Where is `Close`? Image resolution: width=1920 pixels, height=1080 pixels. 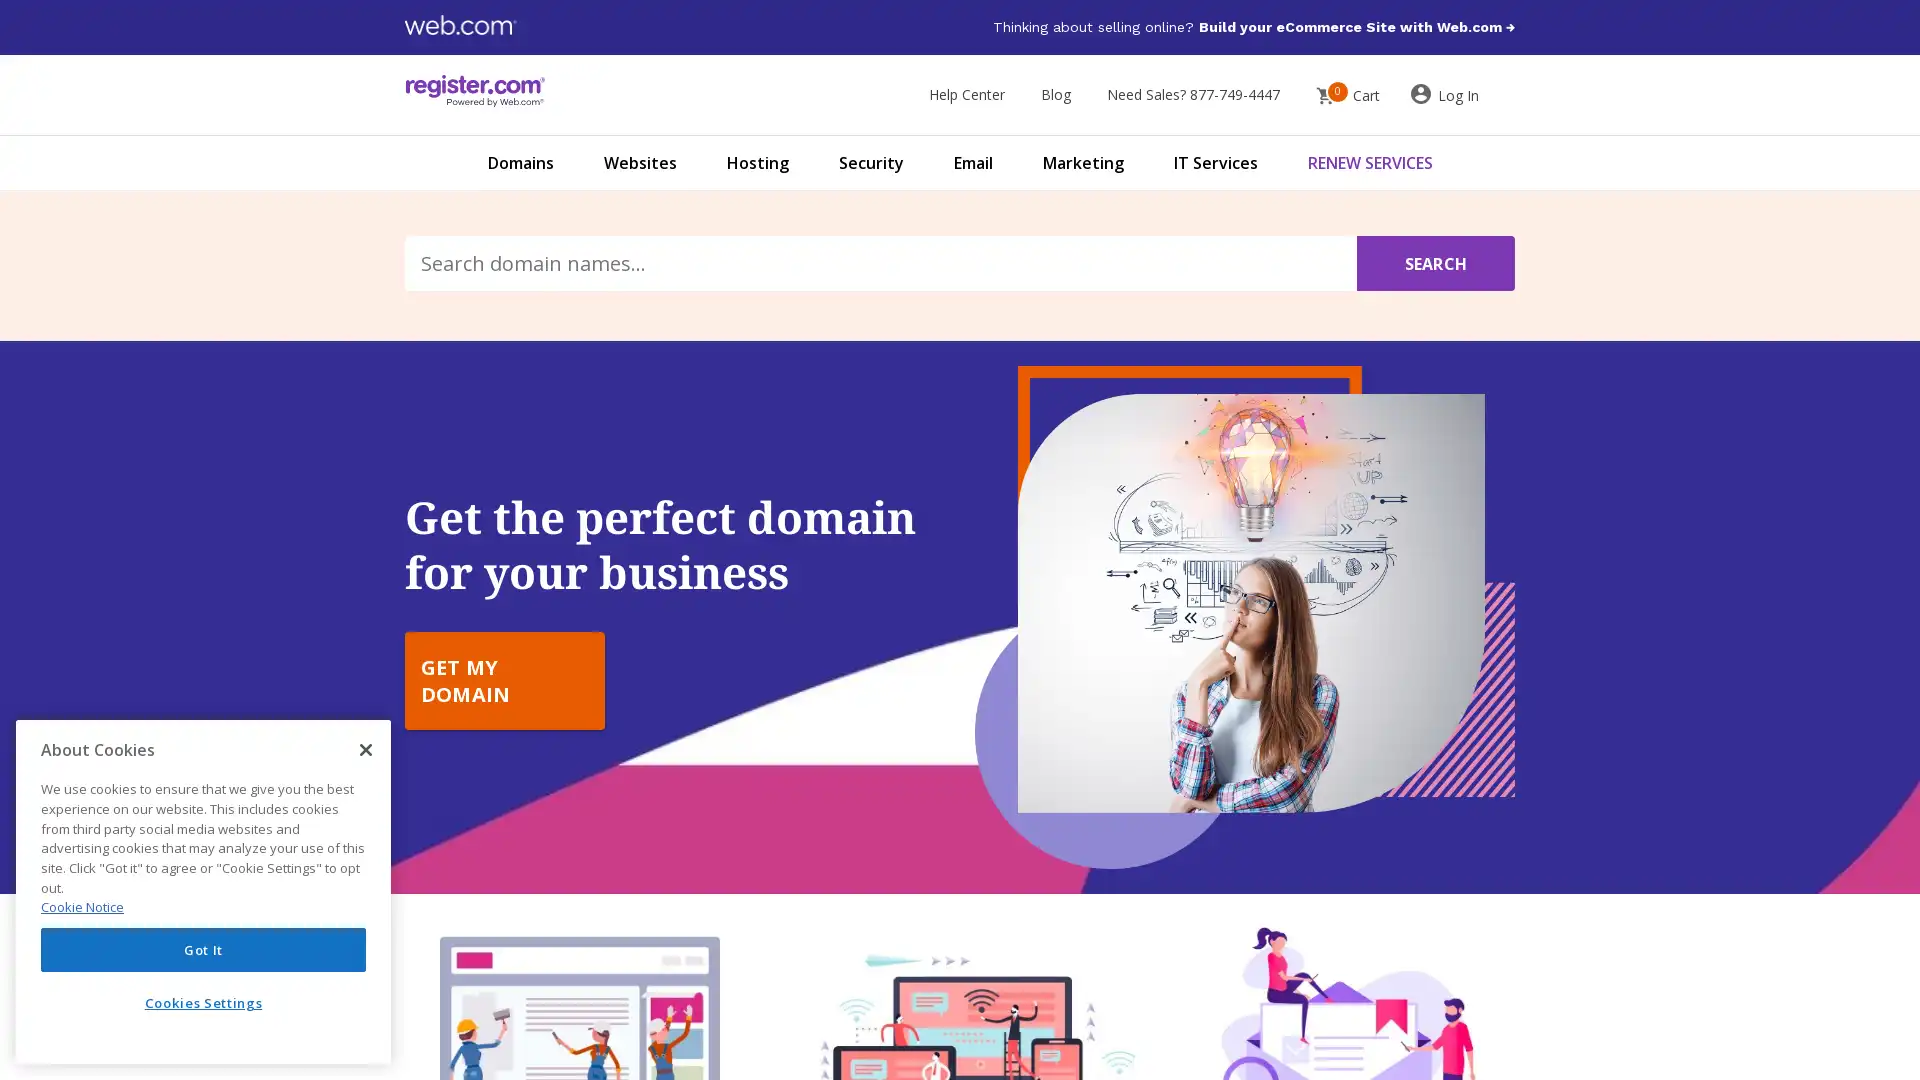
Close is located at coordinates (365, 749).